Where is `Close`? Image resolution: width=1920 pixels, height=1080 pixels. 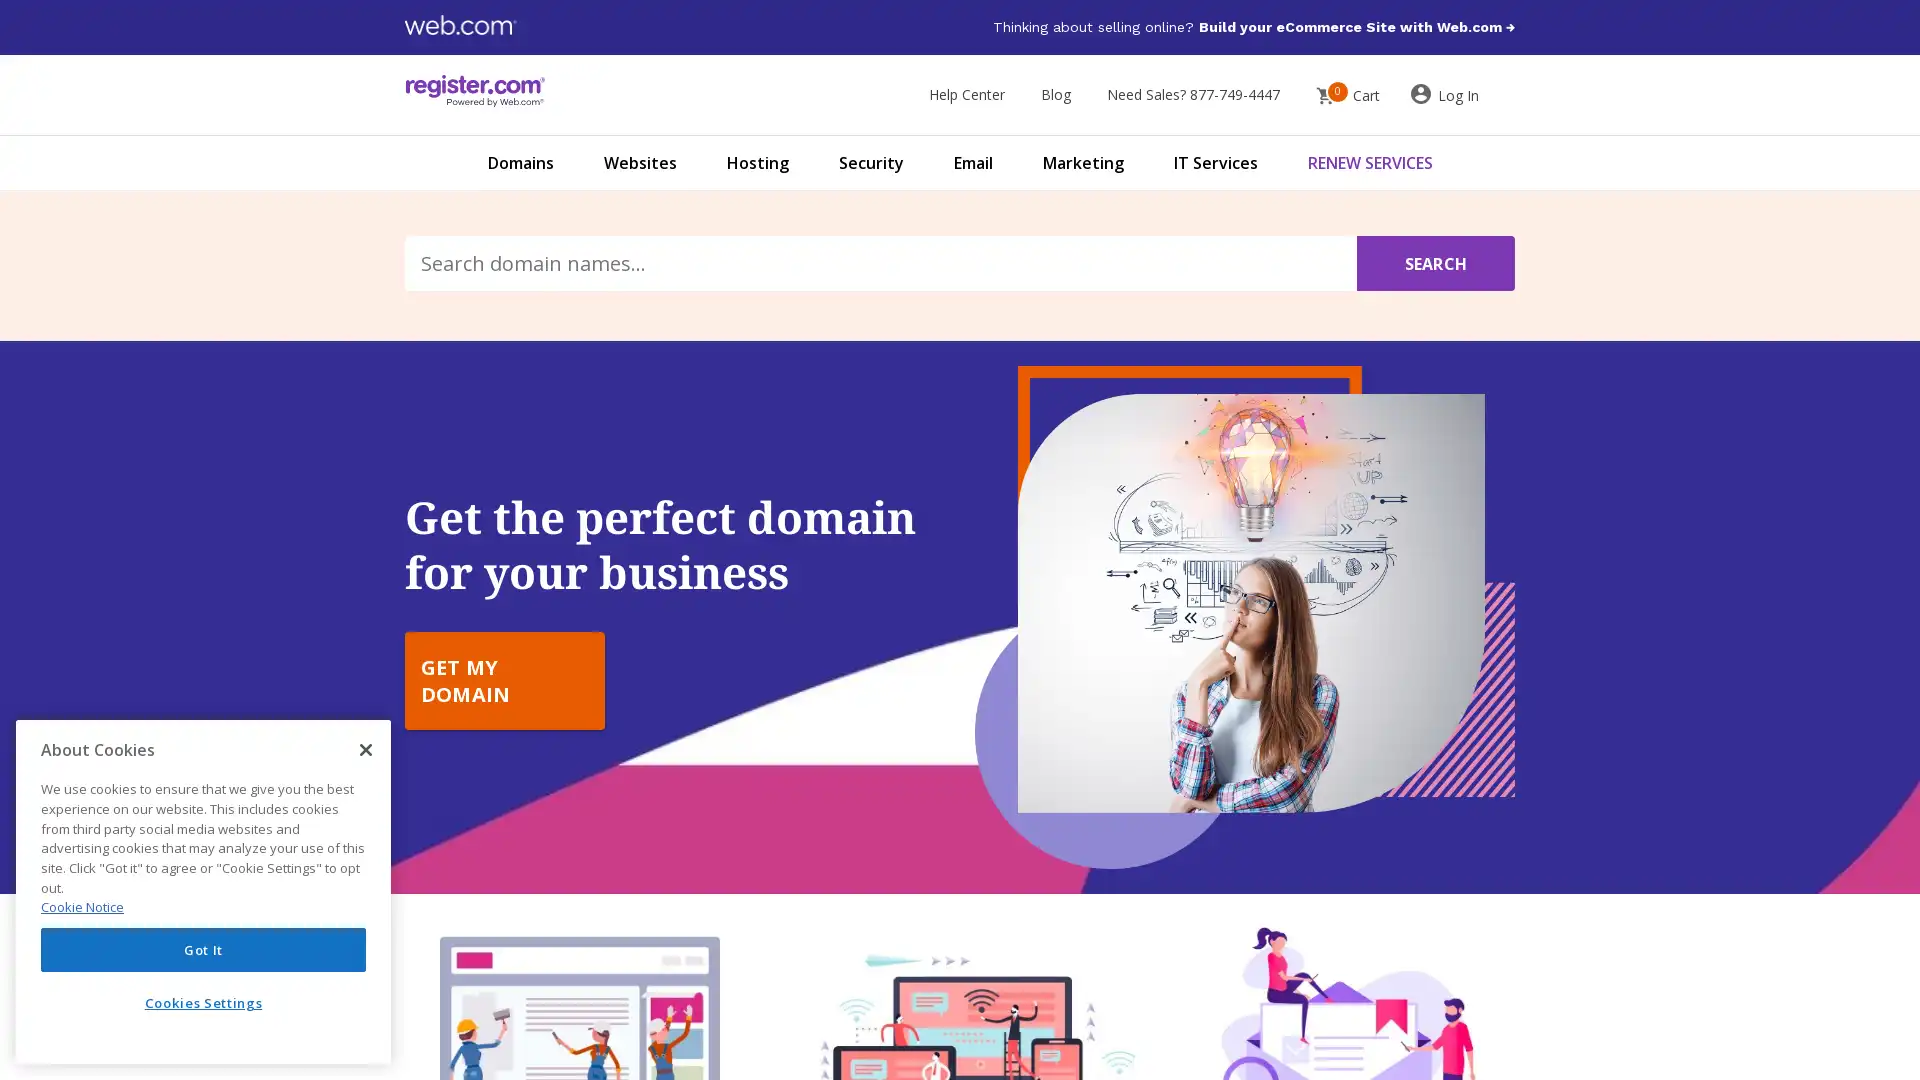
Close is located at coordinates (365, 749).